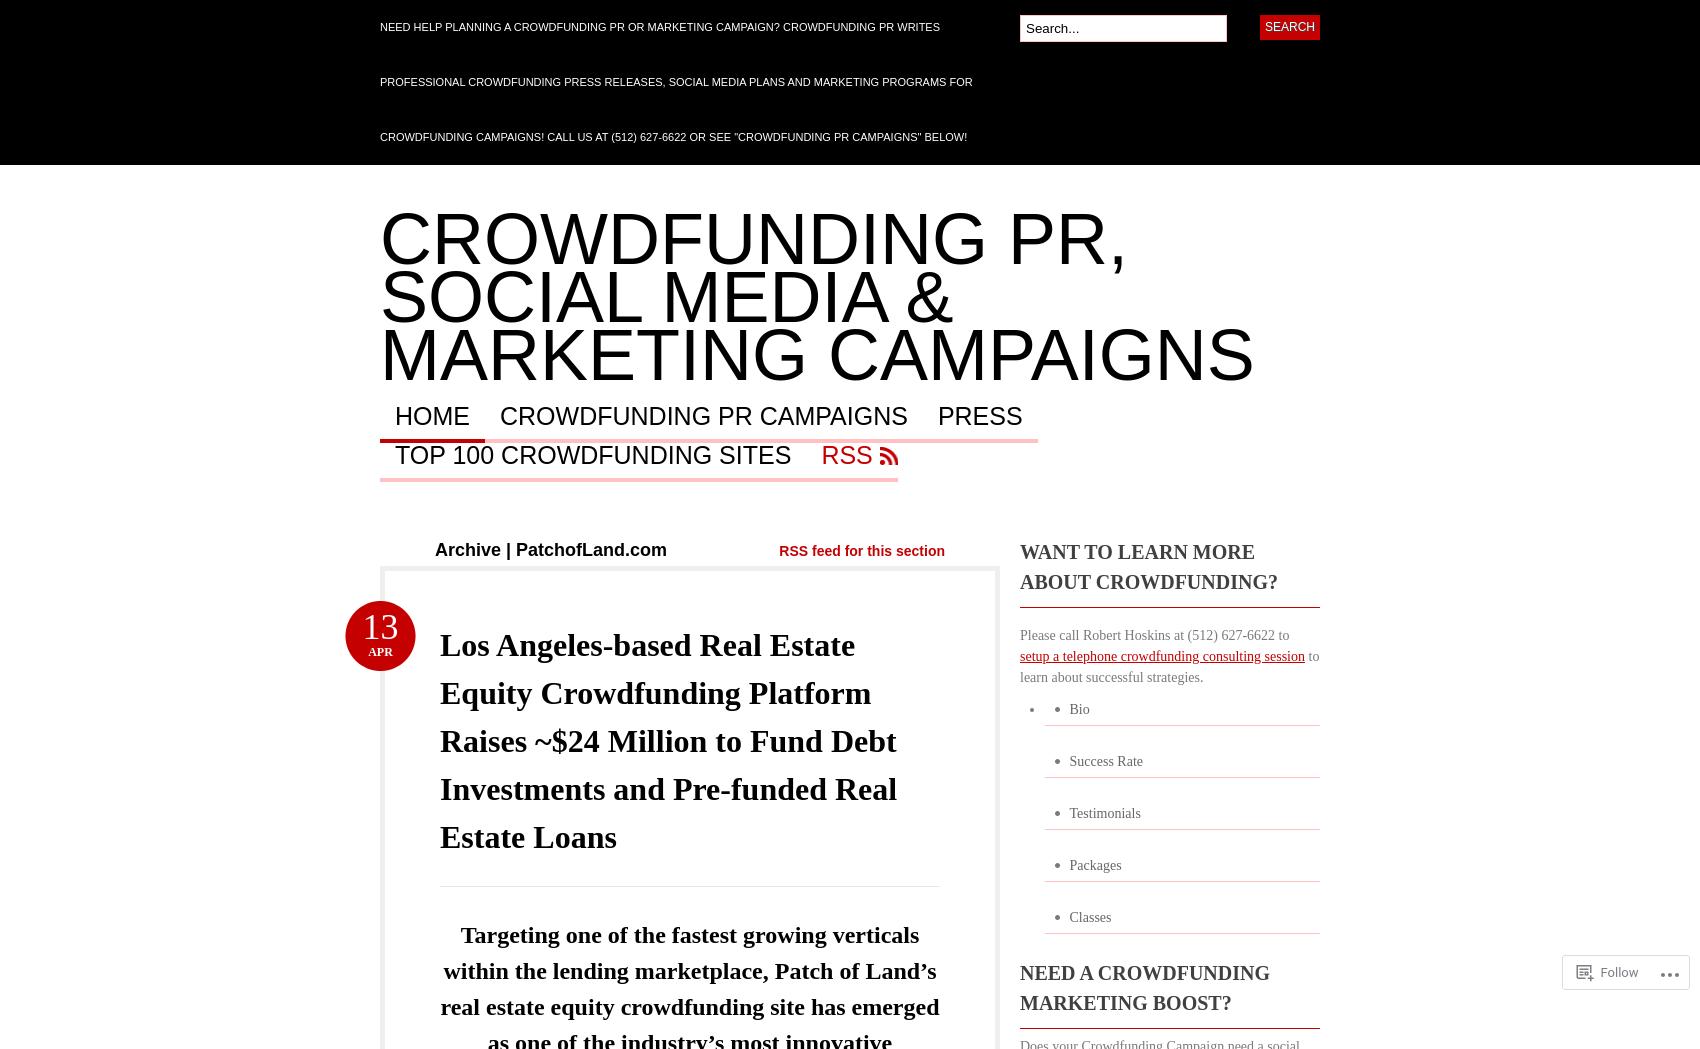  Describe the element at coordinates (675, 81) in the screenshot. I see `'Need help planning a Crowdfunding PR or marketing campaign? Crowdfunding PR writes professional Crowdfunding press releases, social media plans and marketing programs for Crowdfunding Campaigns! Call us at (512) 627-6622 or see "Crowdfunding PR Campaigns" below!'` at that location.